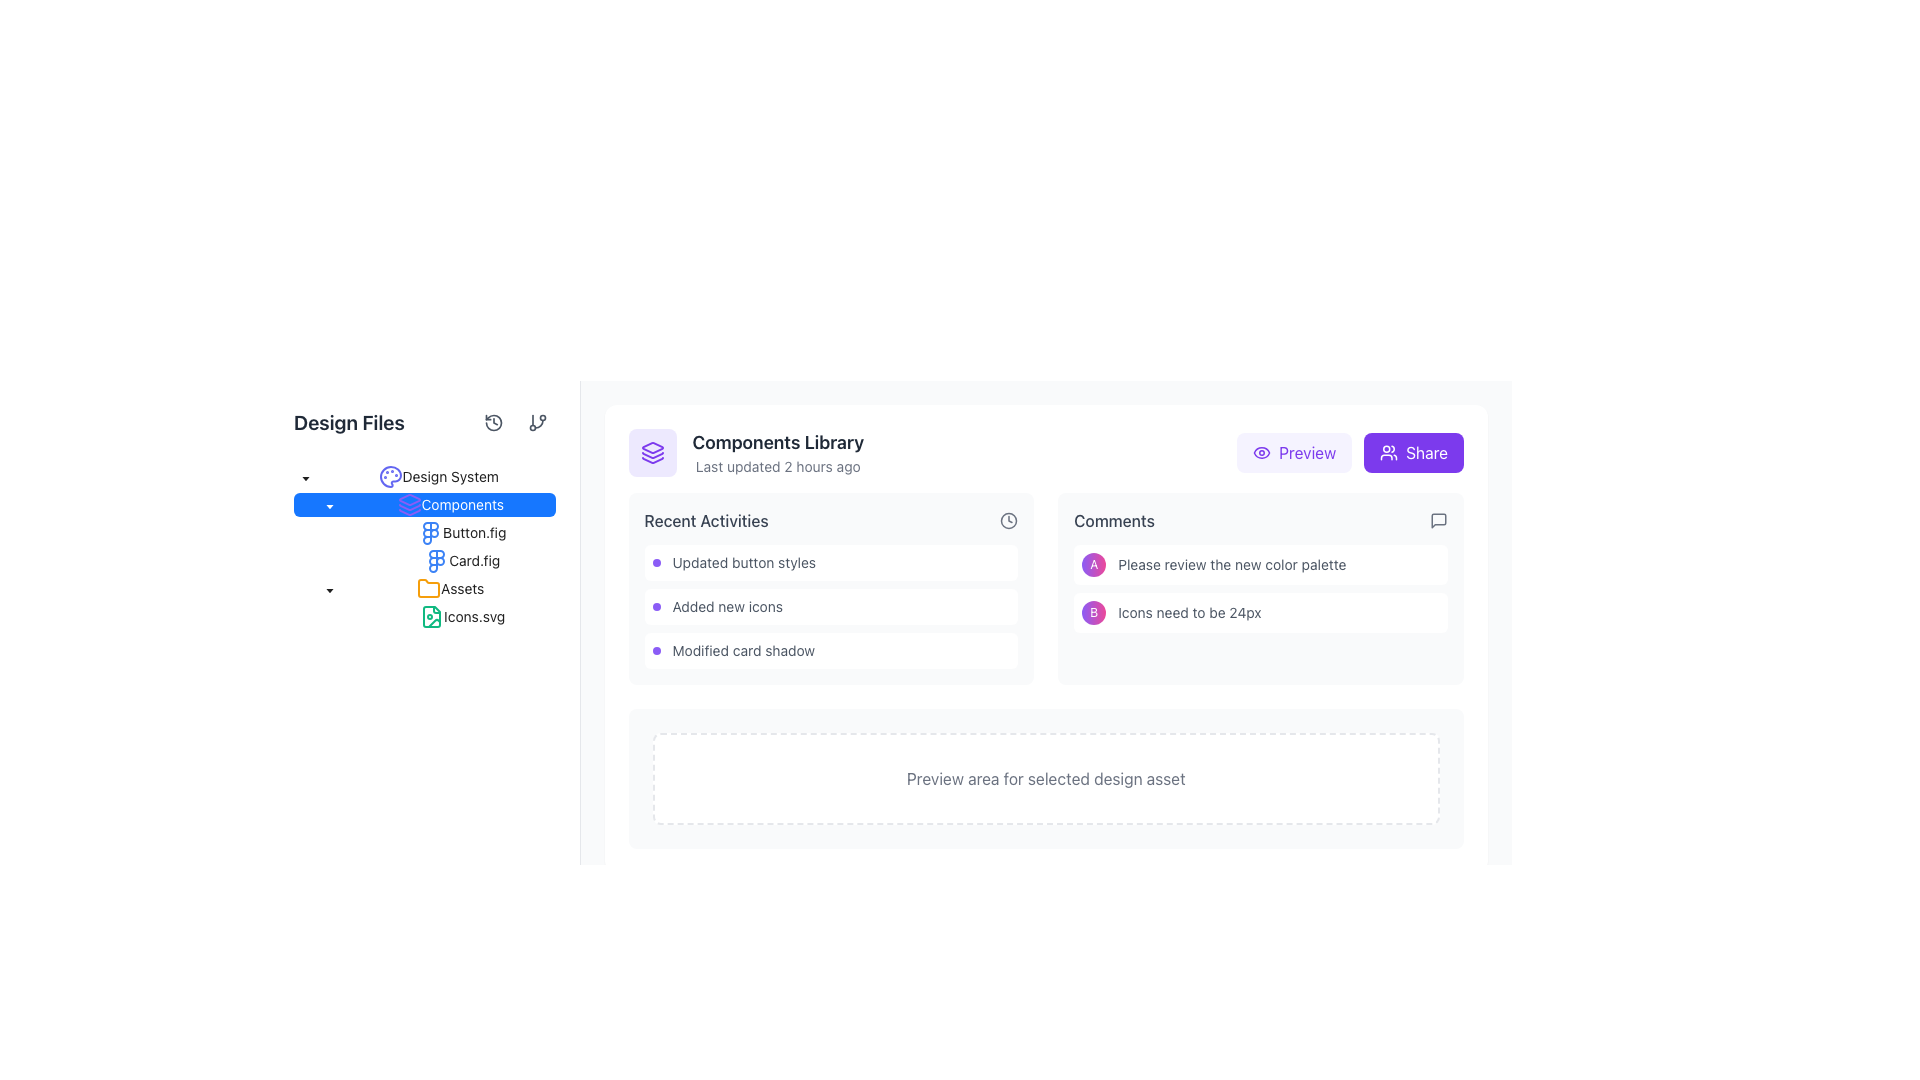 This screenshot has width=1920, height=1080. Describe the element at coordinates (461, 616) in the screenshot. I see `the 'Icons.svg' file` at that location.